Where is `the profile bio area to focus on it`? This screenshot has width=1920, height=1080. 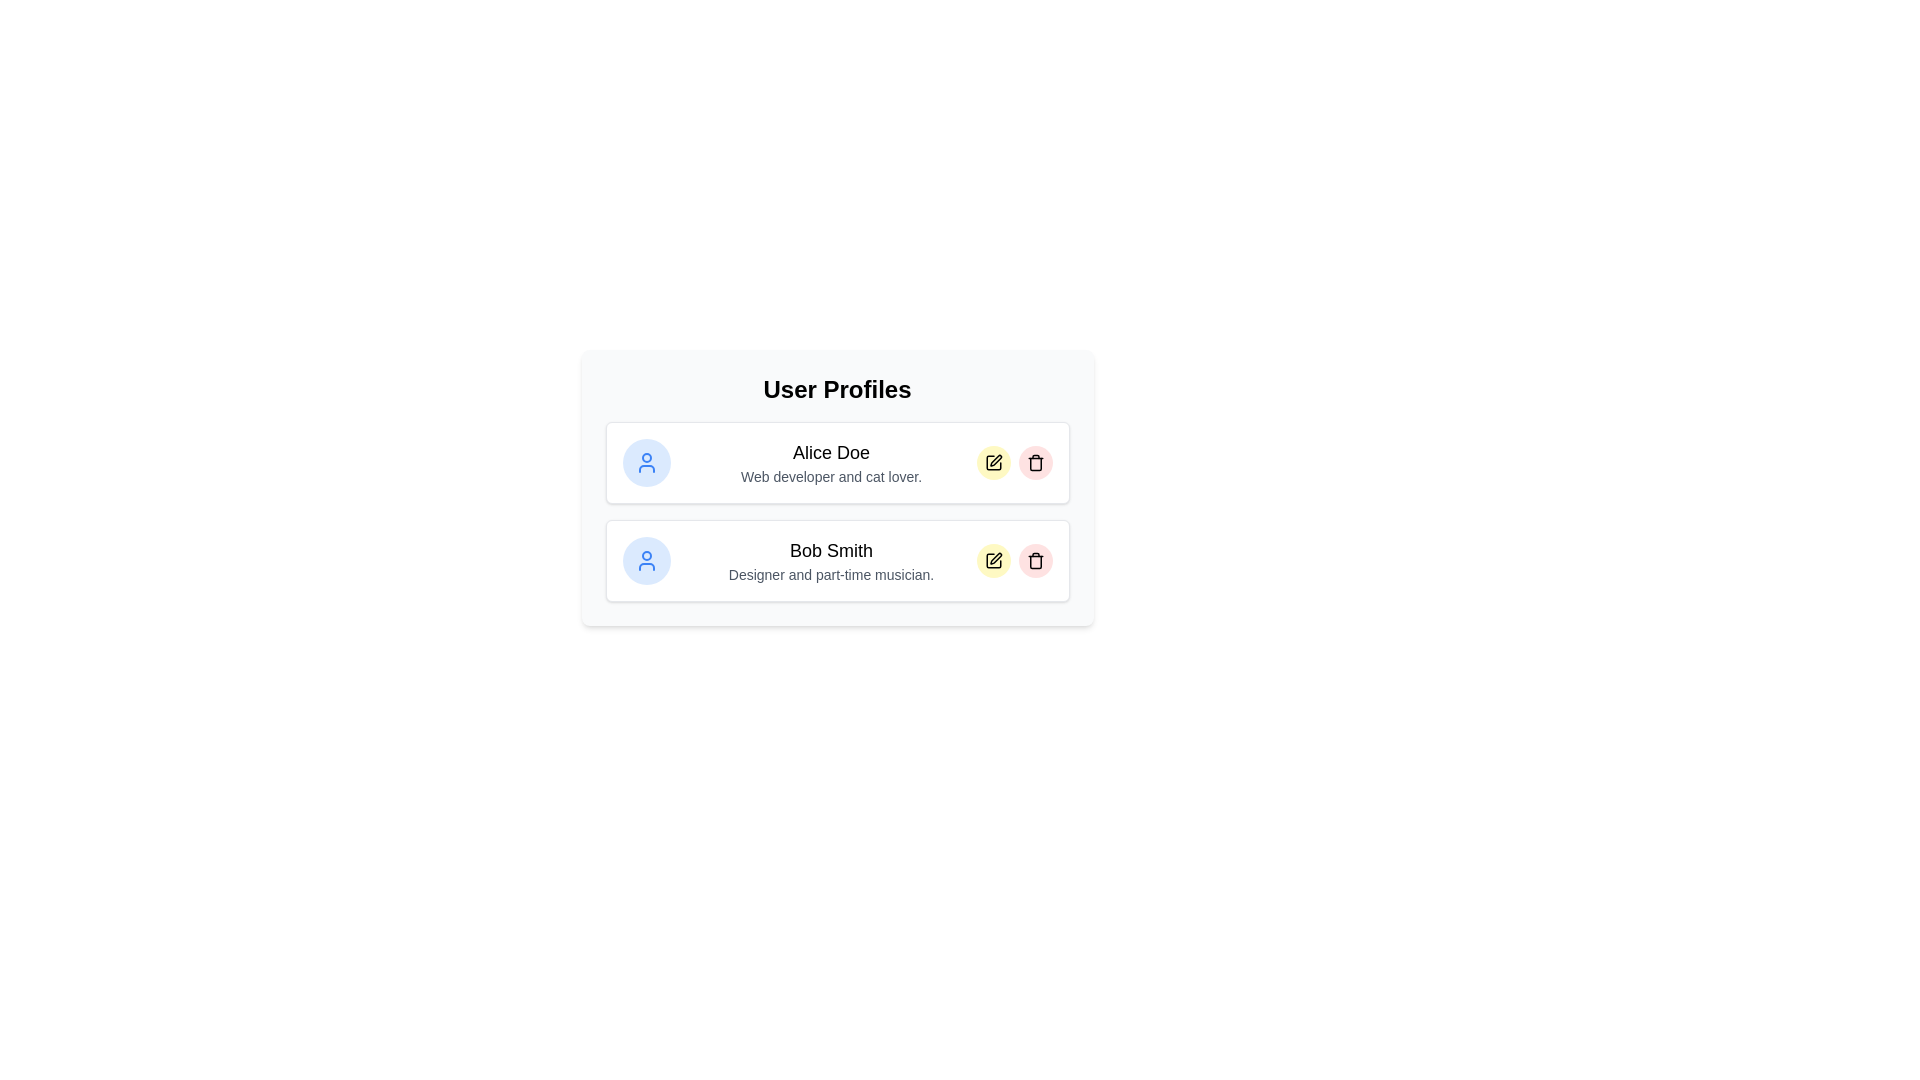
the profile bio area to focus on it is located at coordinates (831, 462).